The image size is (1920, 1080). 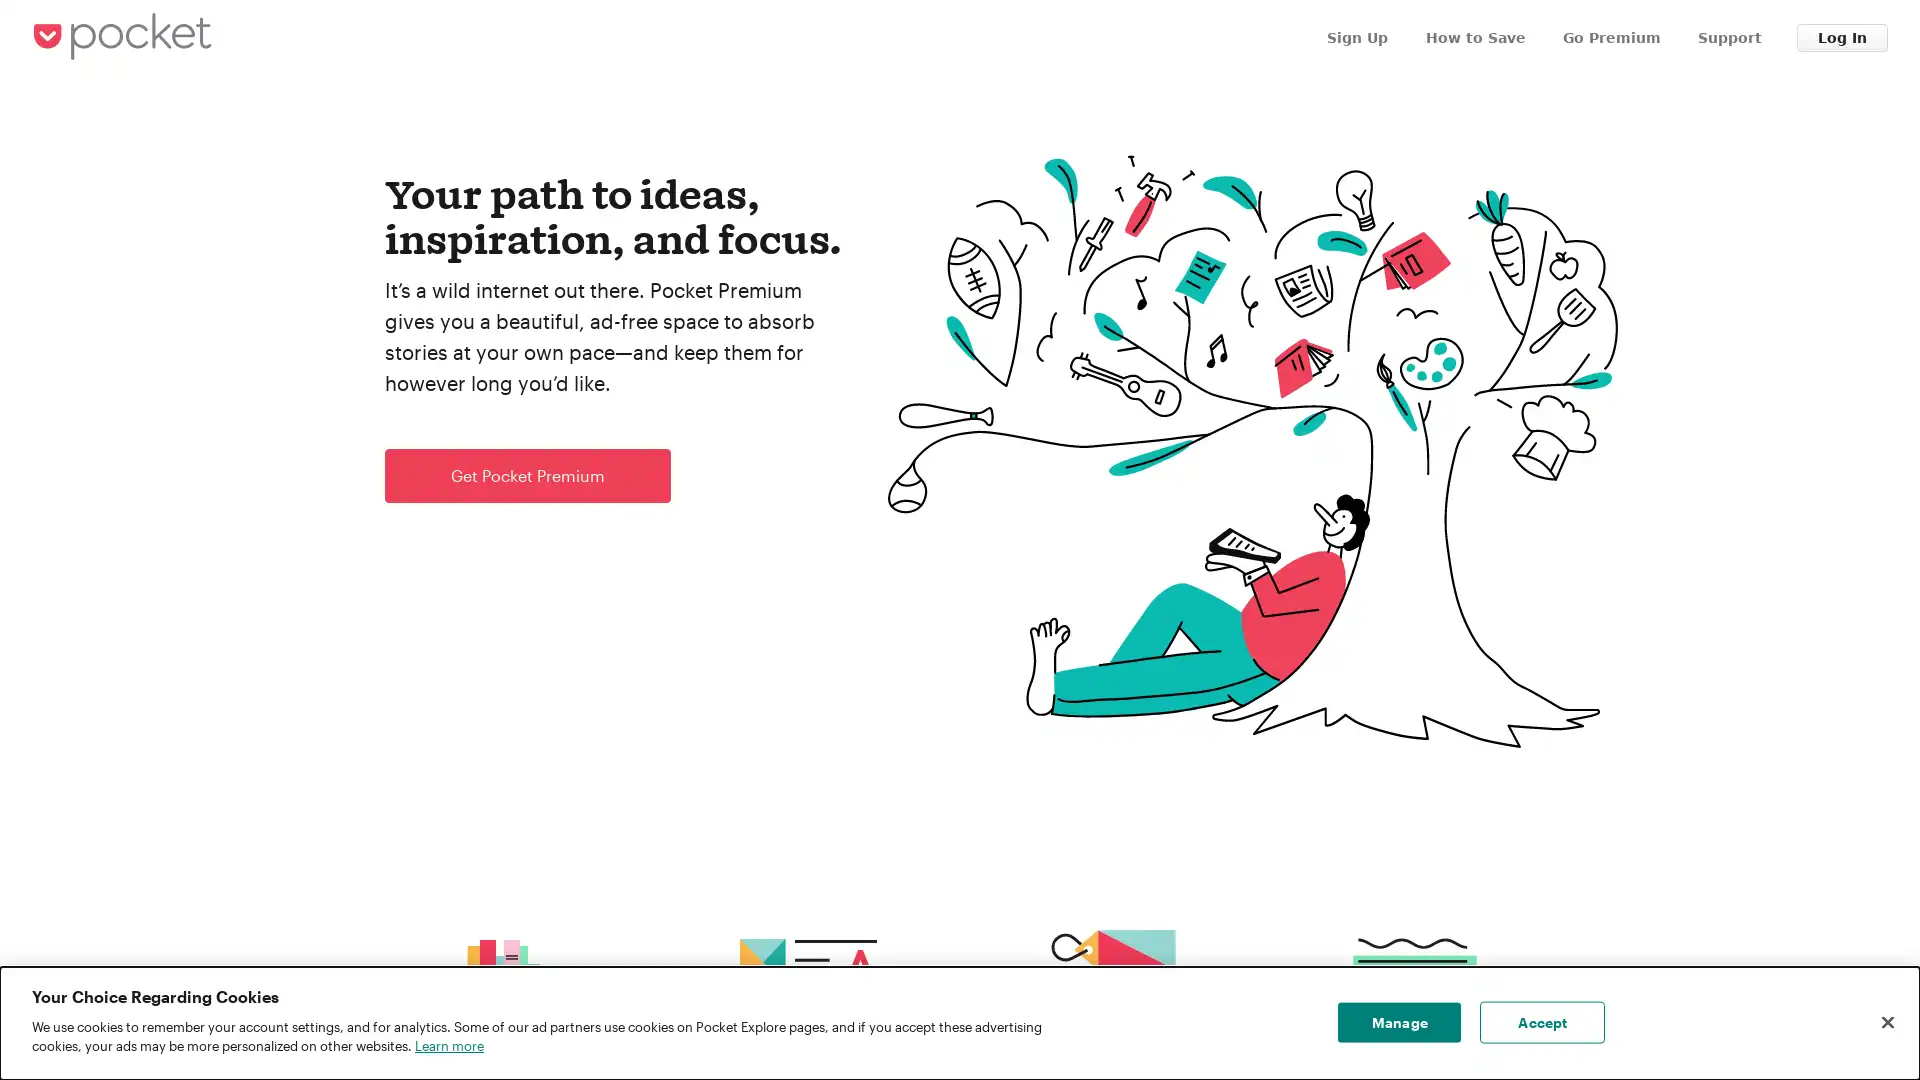 I want to click on Accept, so click(x=1541, y=1022).